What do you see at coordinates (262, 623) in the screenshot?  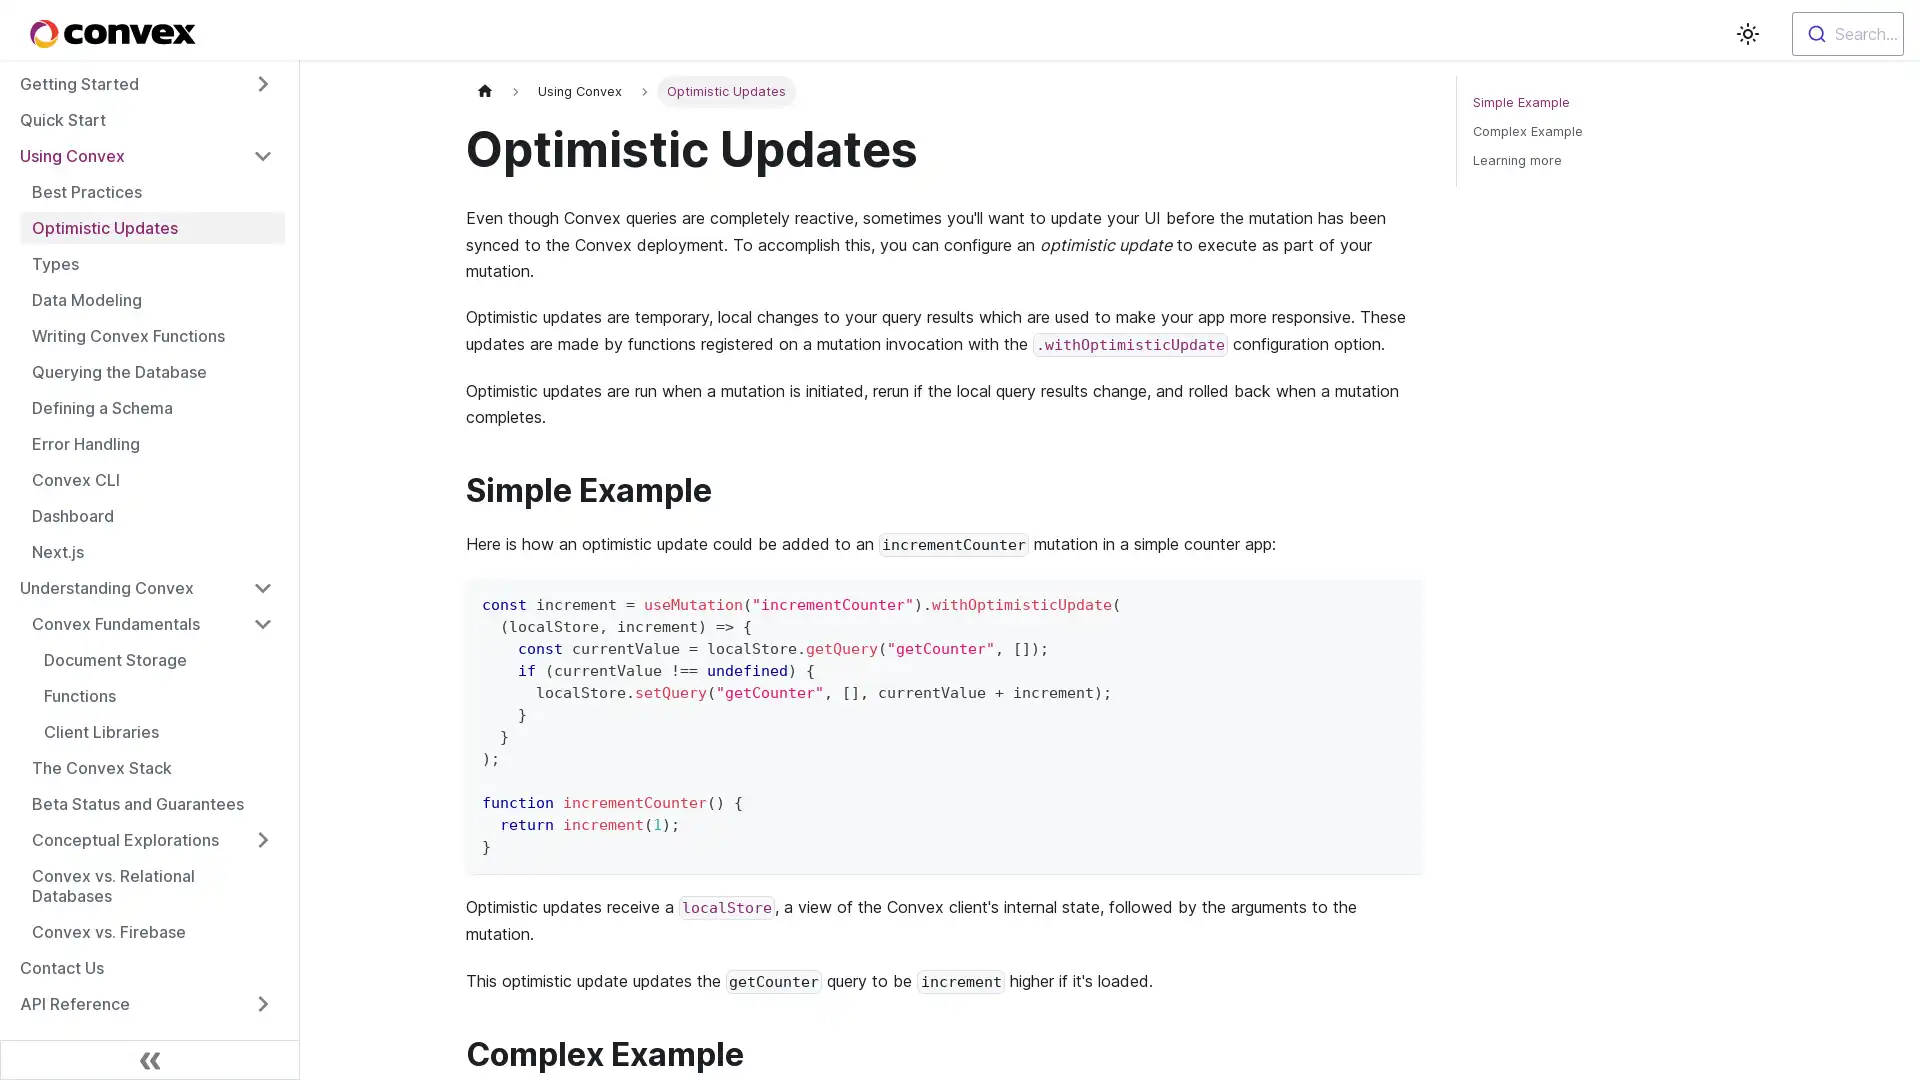 I see `Toggle the collapsible sidebar category 'Convex Fundamentals'` at bounding box center [262, 623].